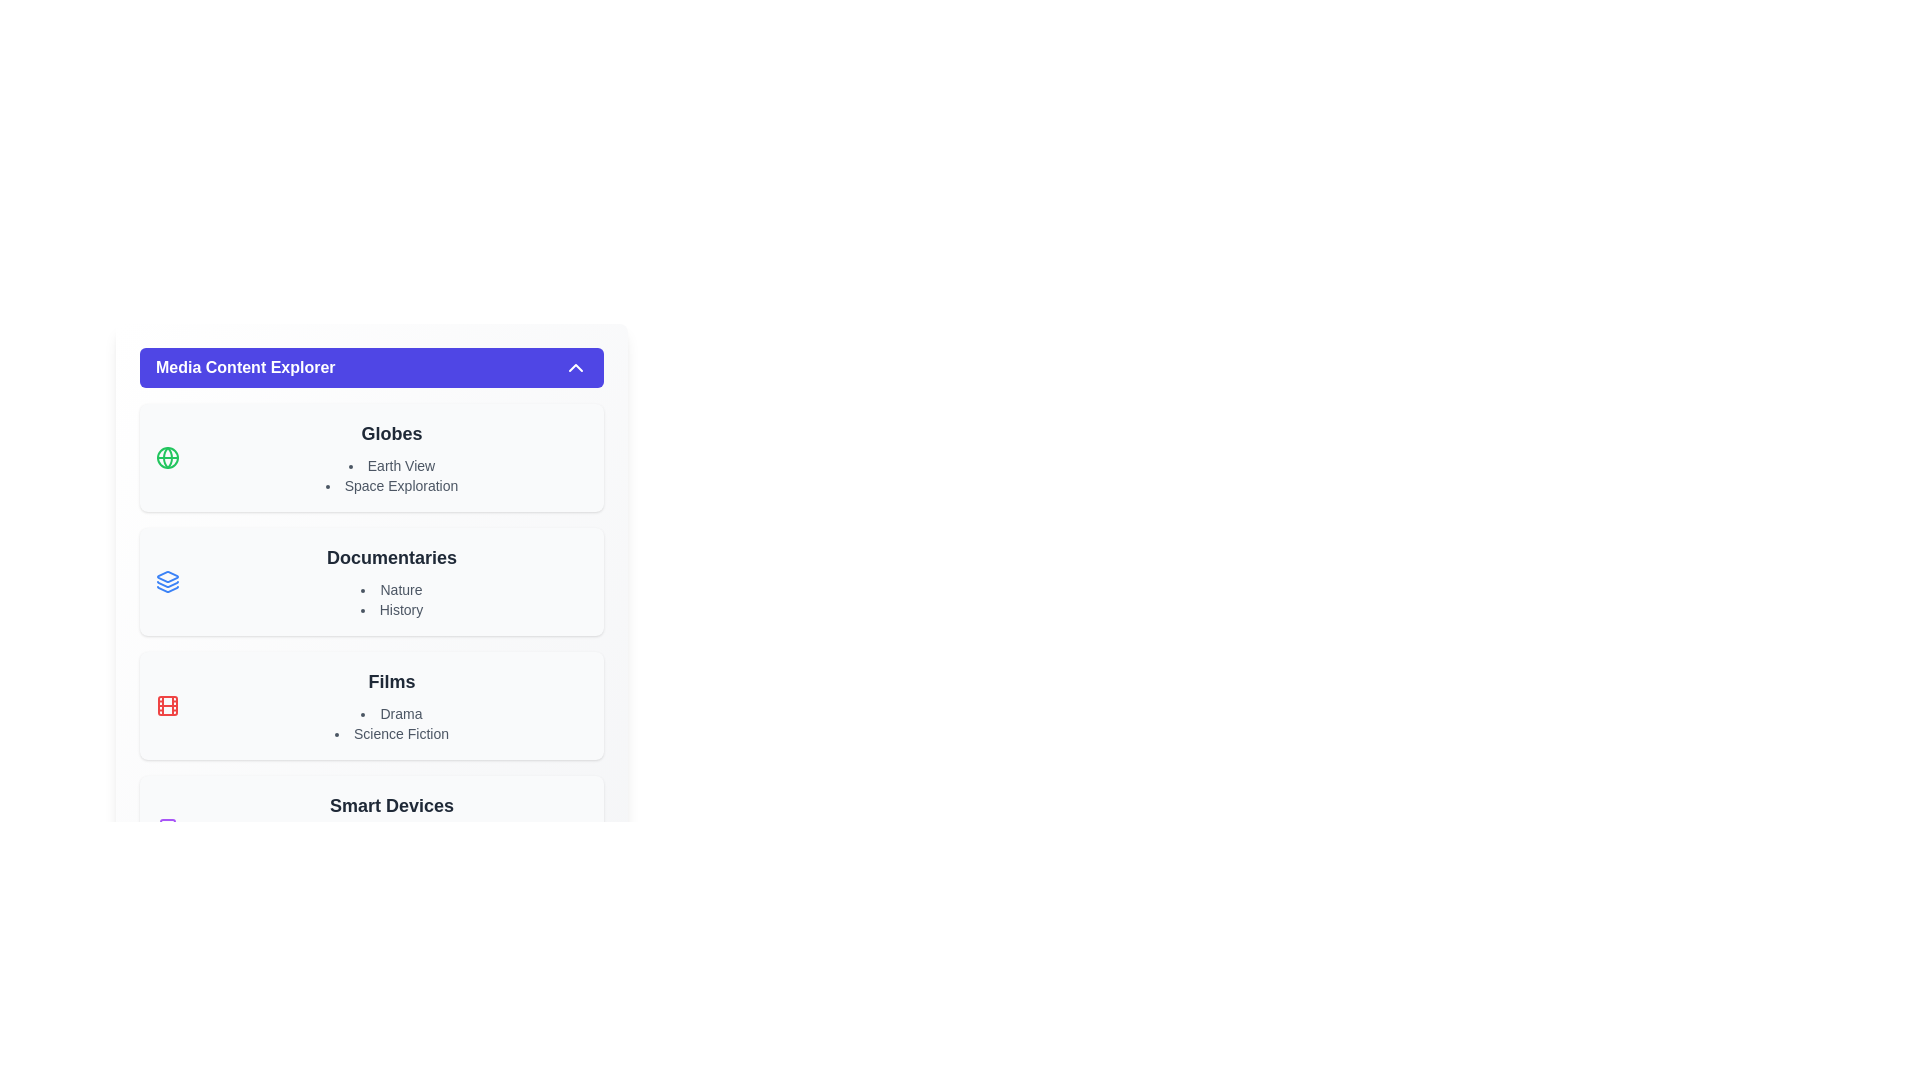 The image size is (1920, 1080). Describe the element at coordinates (392, 486) in the screenshot. I see `to select the list item with the text 'Space Exploration', which is the second item under the heading 'Globes'` at that location.